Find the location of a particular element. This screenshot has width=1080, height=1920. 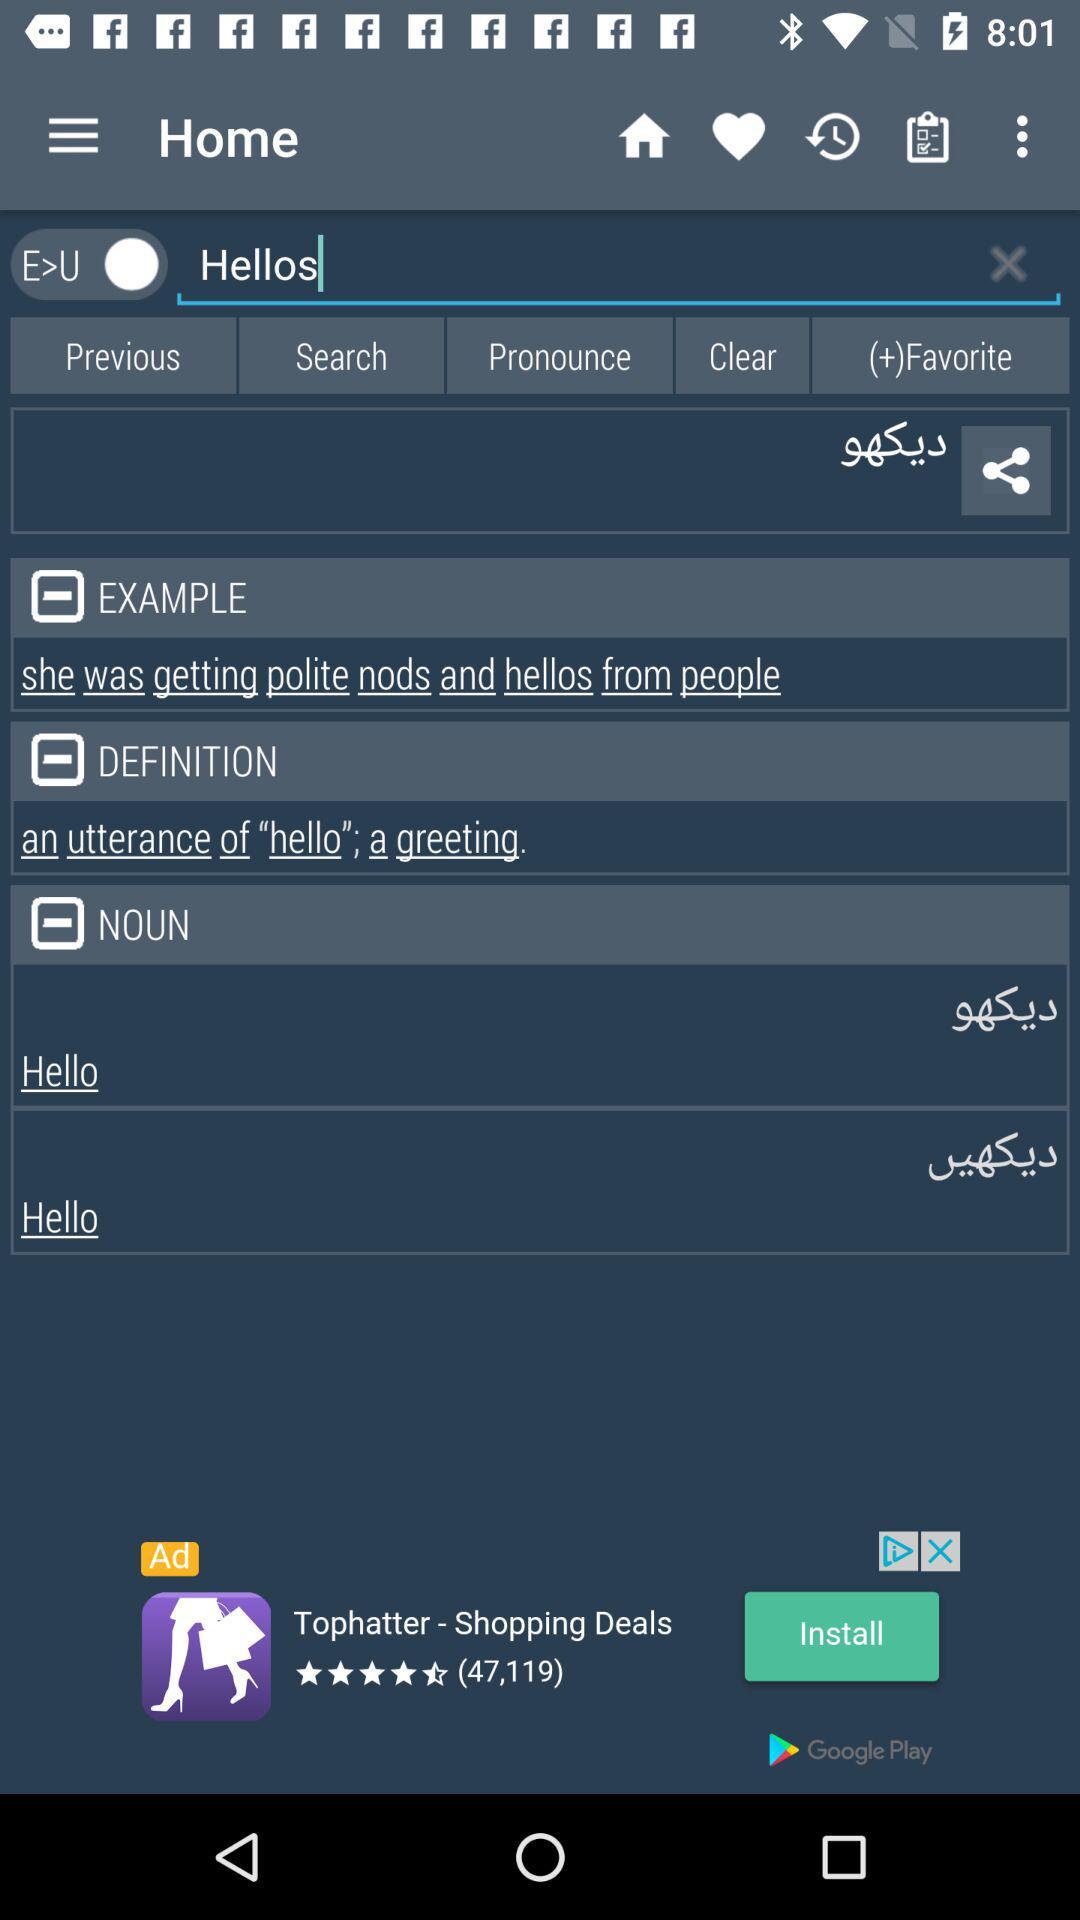

the white coloured circle is located at coordinates (132, 263).